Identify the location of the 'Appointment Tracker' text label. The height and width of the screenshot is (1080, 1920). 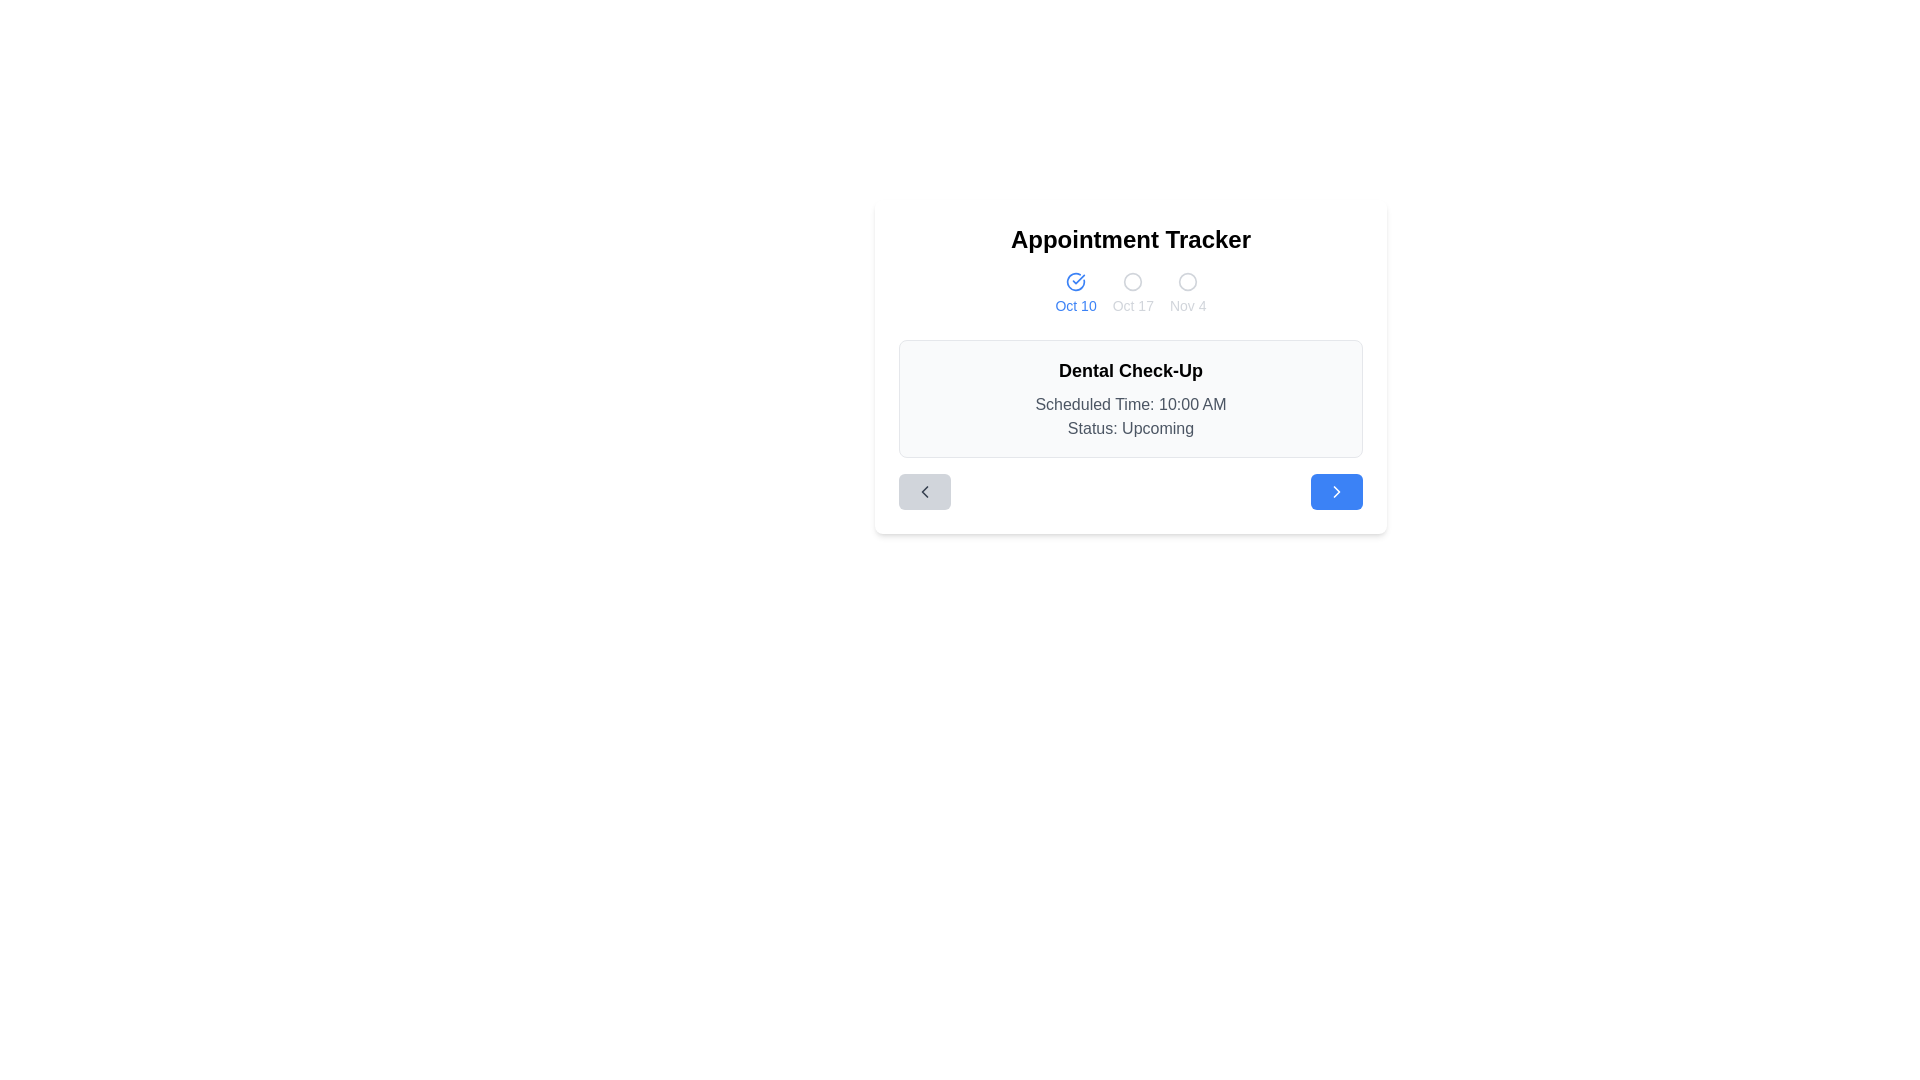
(1131, 238).